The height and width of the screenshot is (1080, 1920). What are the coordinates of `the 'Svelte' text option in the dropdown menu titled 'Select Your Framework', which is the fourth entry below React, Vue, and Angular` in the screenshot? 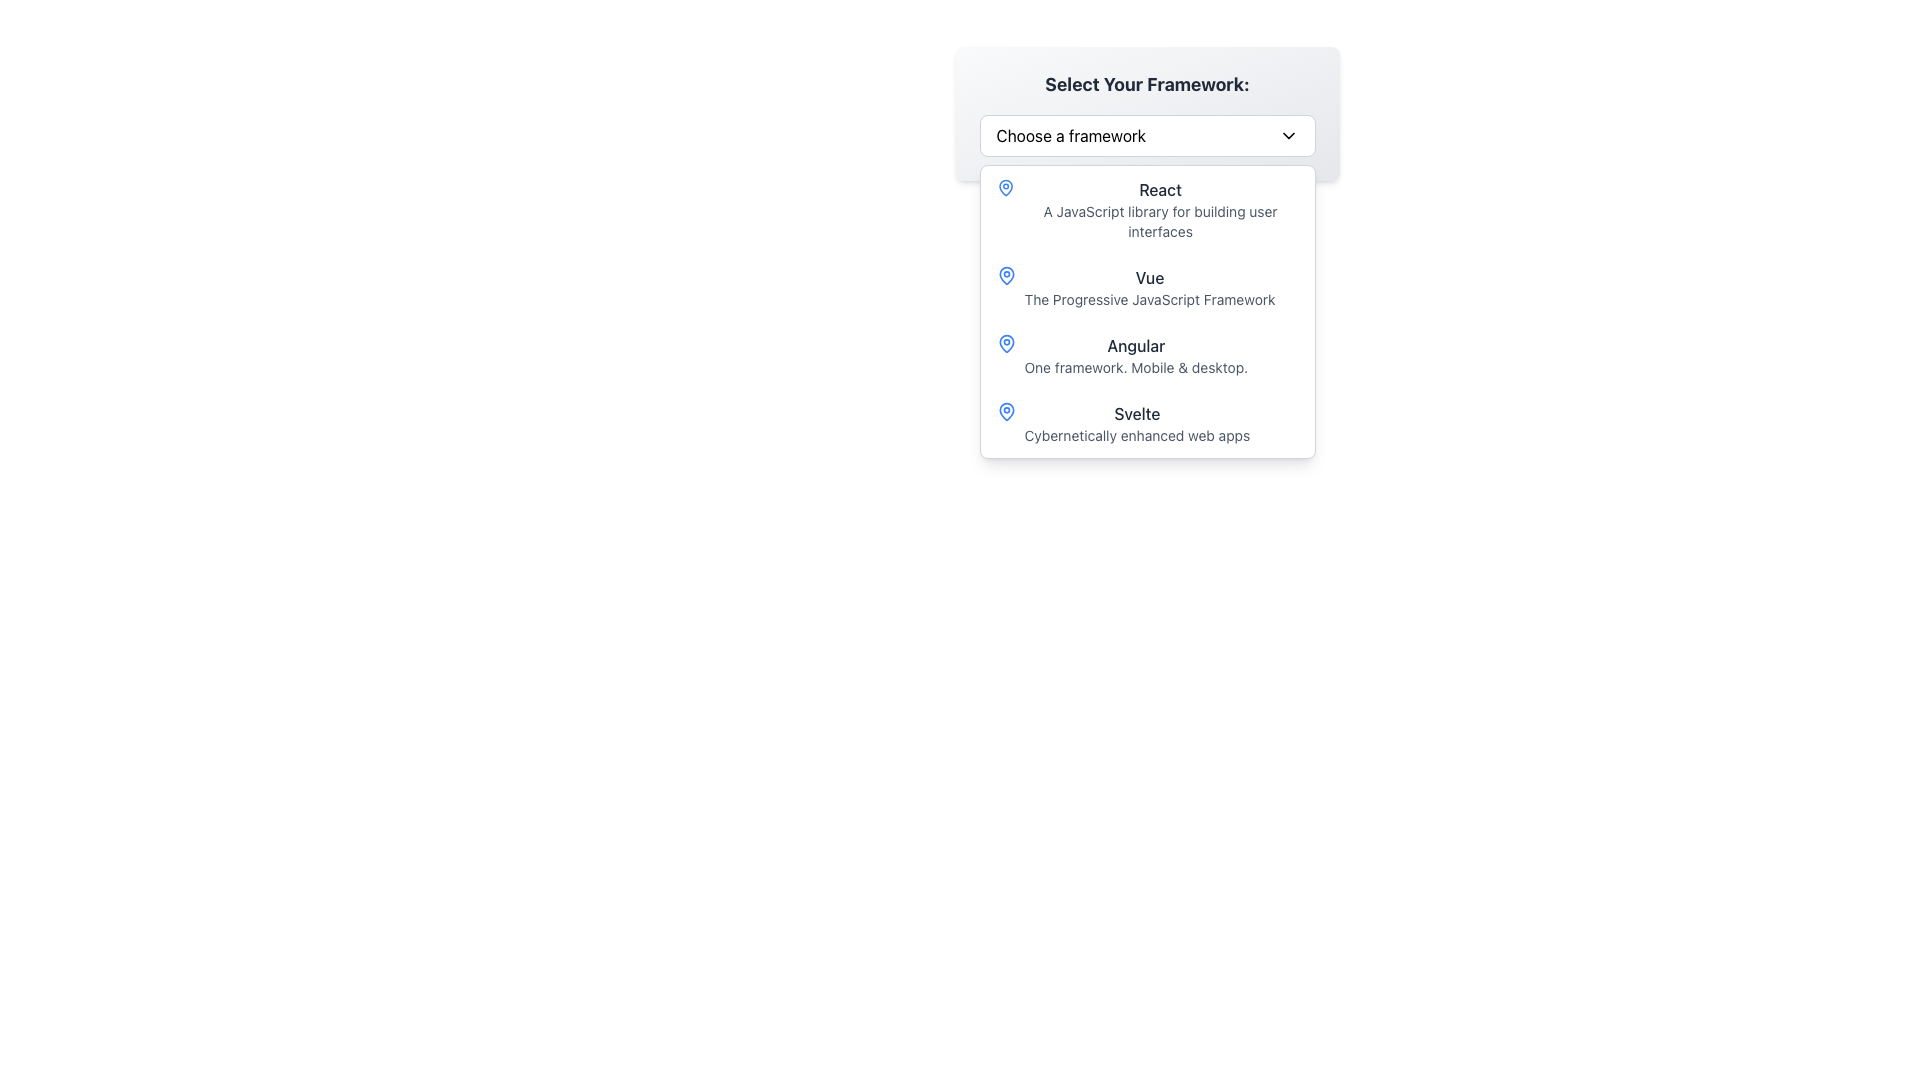 It's located at (1137, 423).